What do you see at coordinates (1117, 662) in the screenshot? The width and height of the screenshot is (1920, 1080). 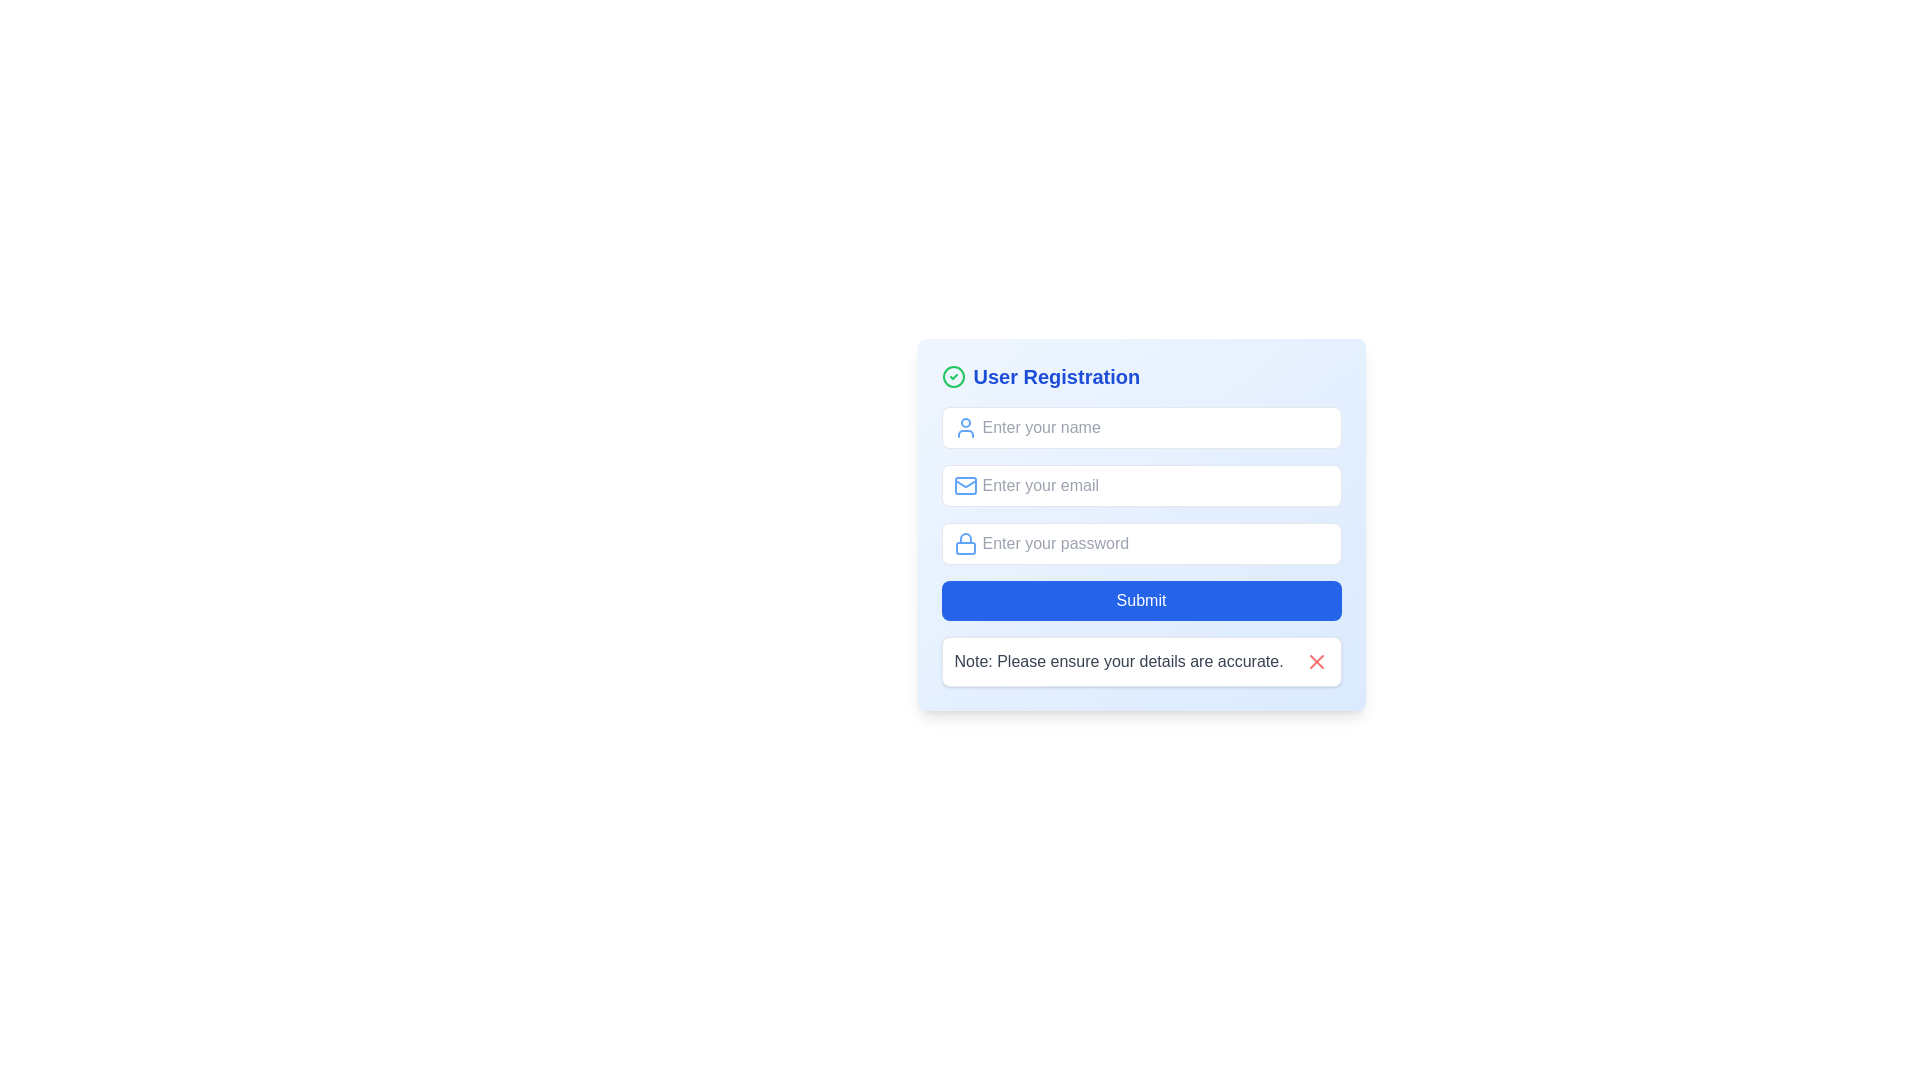 I see `the static text element displaying 'Note: Please ensure your details are accurate.' located below the 'Submit' button in the user registration form` at bounding box center [1117, 662].